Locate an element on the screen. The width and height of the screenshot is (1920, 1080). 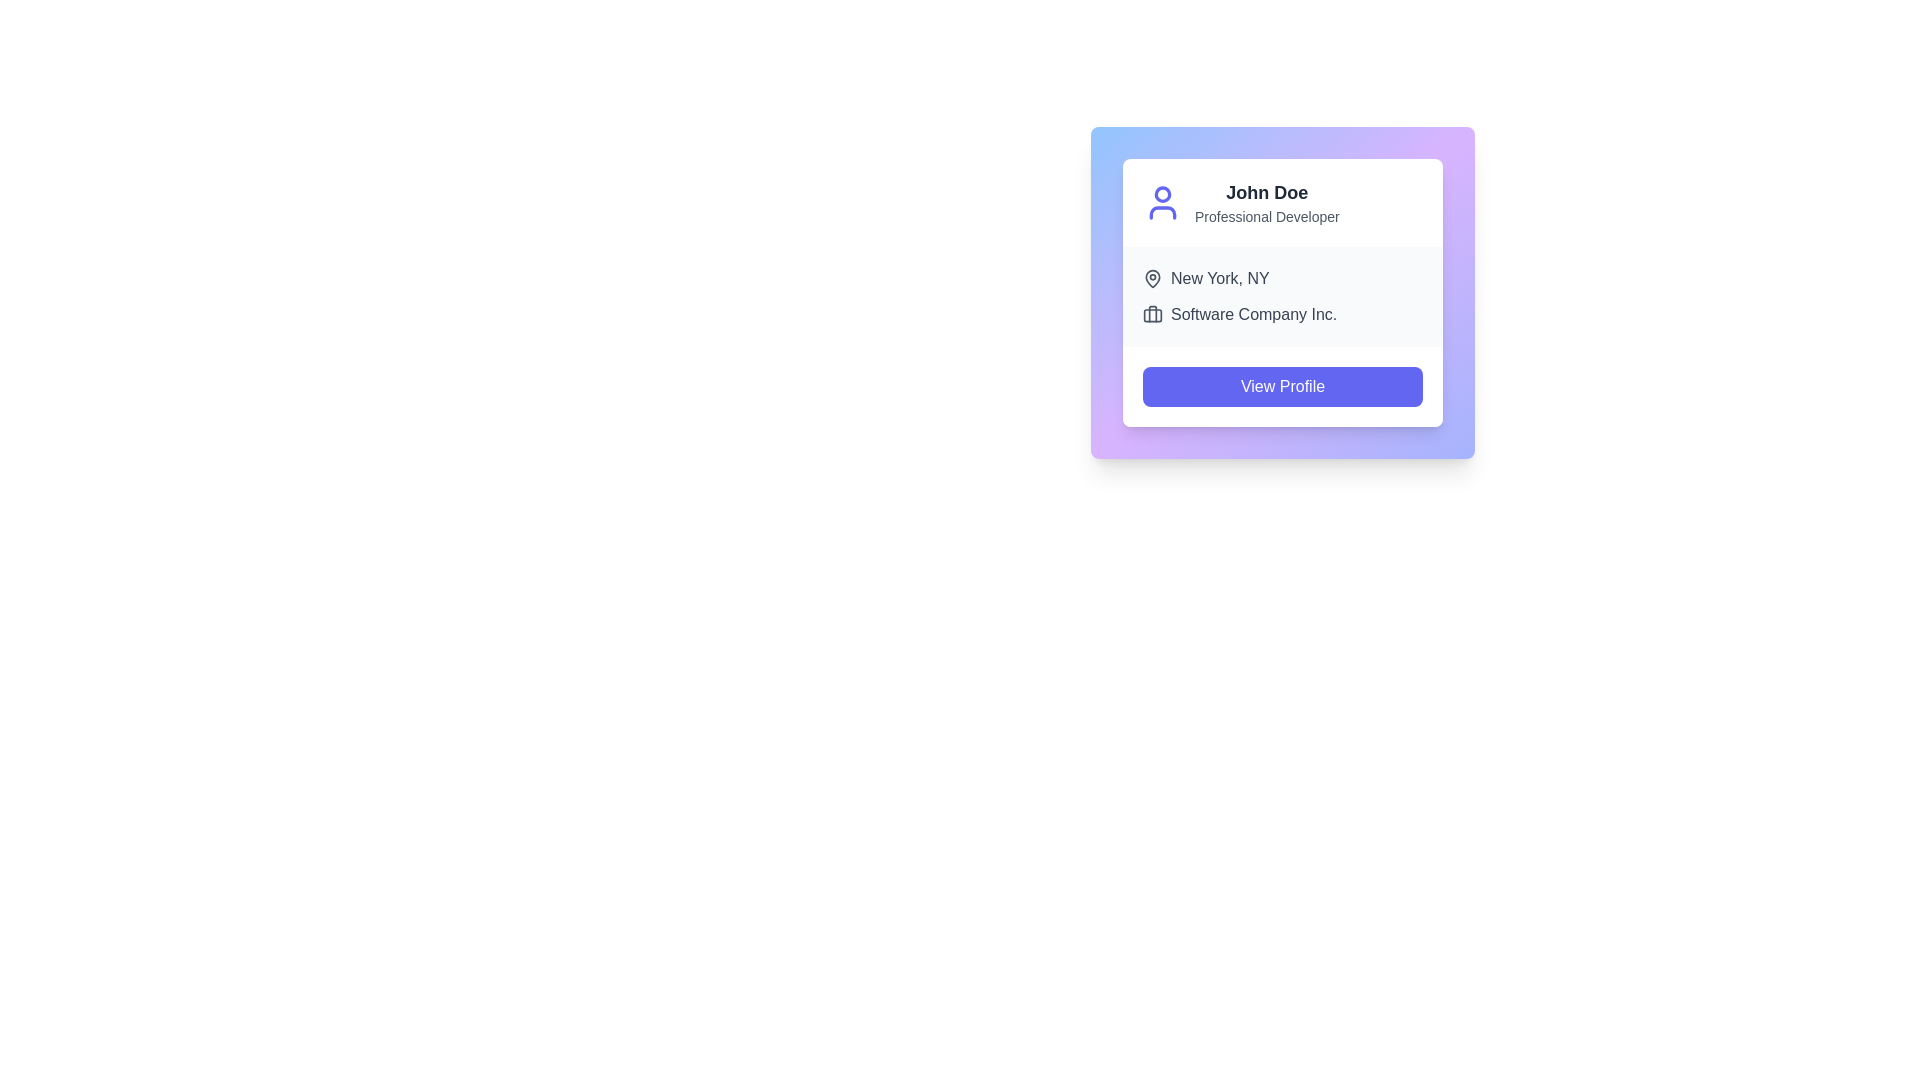
the map pin icon located to the left of the text 'New York, NY' in the profile card is located at coordinates (1152, 277).